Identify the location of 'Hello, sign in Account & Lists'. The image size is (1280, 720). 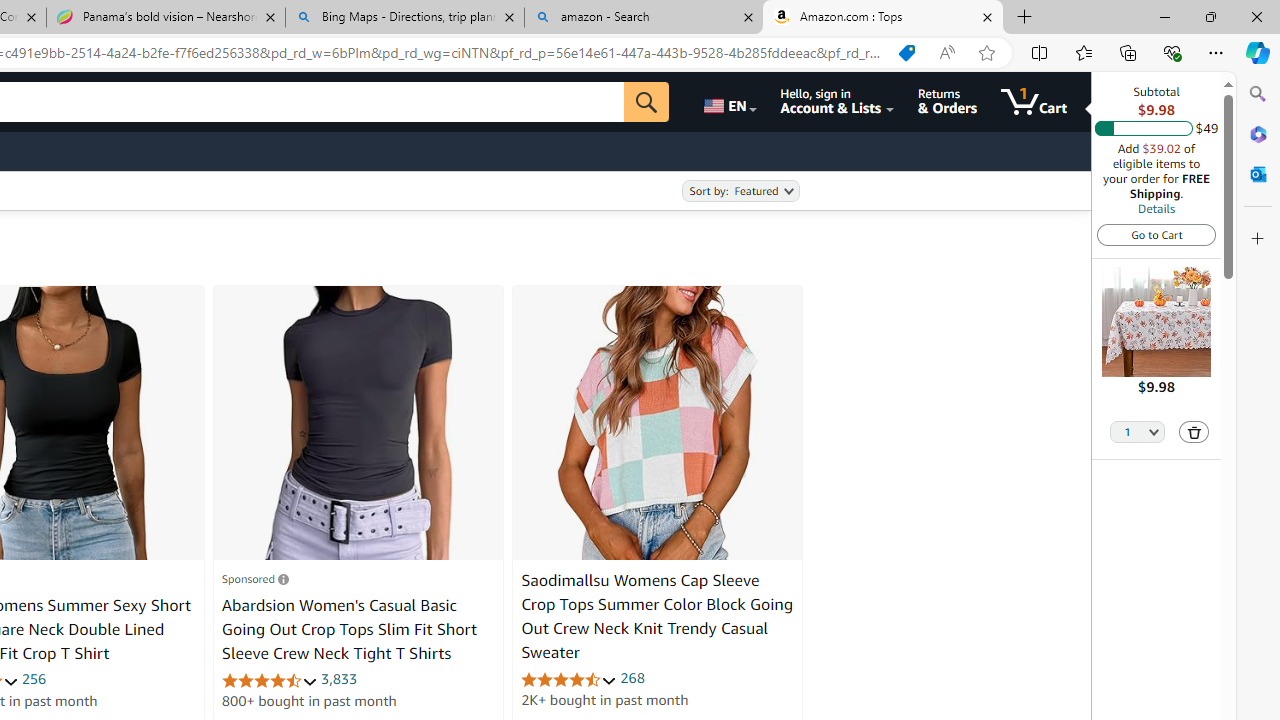
(837, 101).